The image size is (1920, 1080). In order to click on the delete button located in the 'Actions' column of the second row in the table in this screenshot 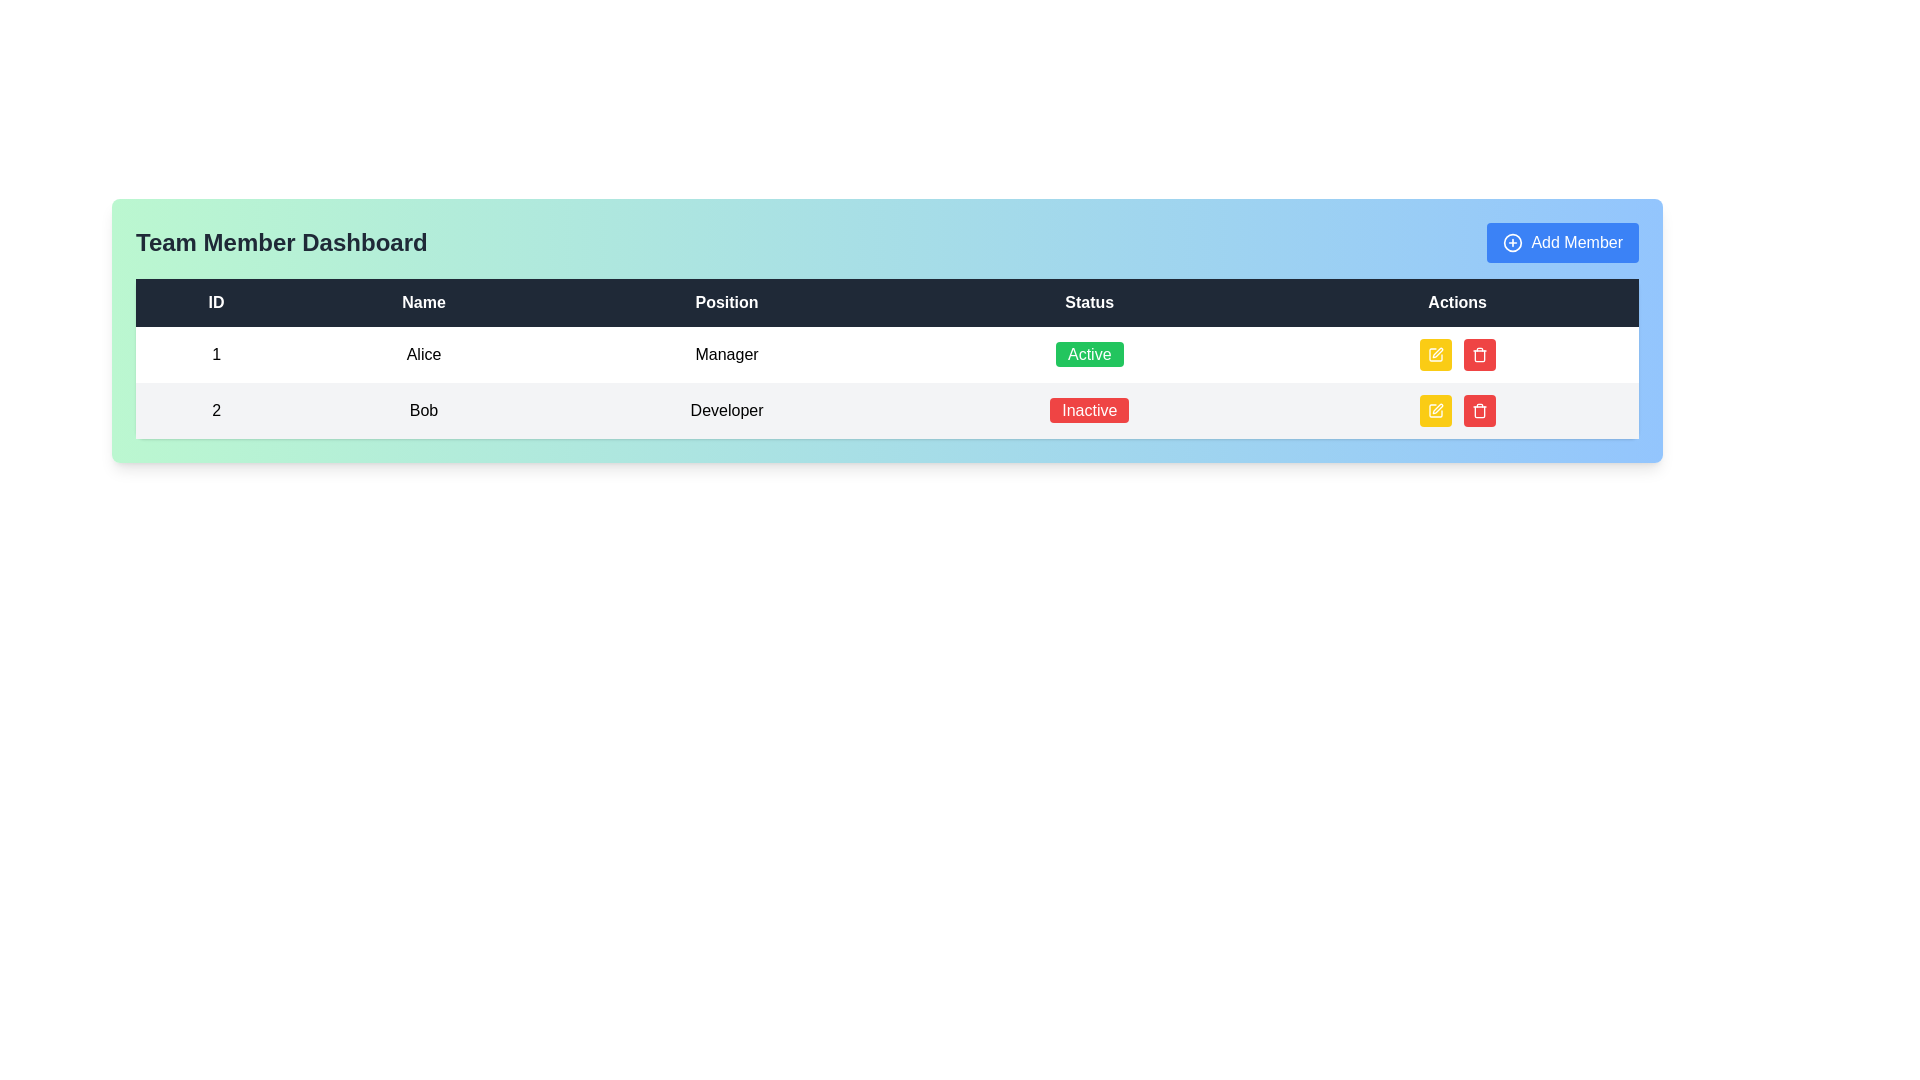, I will do `click(1479, 353)`.